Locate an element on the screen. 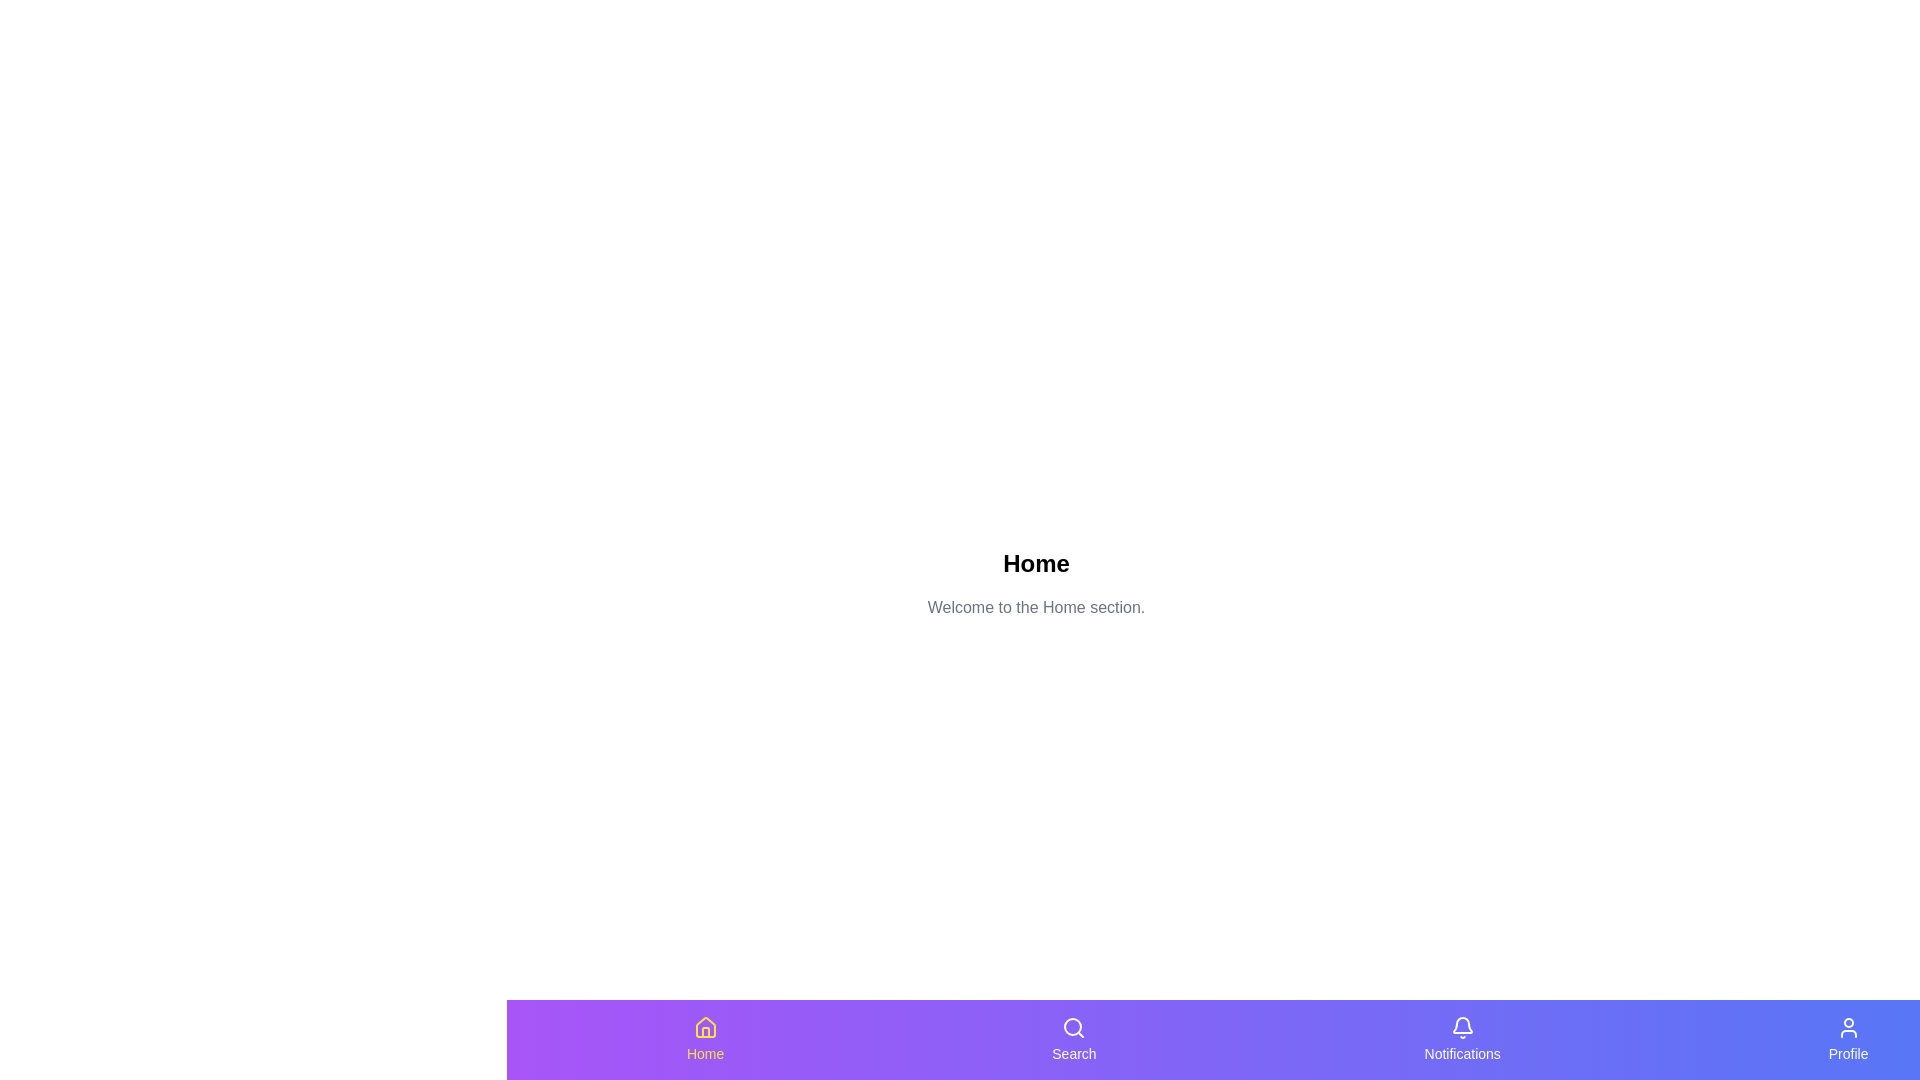 This screenshot has height=1080, width=1920. the profile navigation button located in the bottom horizontal navigation bar, which is the fourth option from the left, to observe any hover effect is located at coordinates (1847, 1039).